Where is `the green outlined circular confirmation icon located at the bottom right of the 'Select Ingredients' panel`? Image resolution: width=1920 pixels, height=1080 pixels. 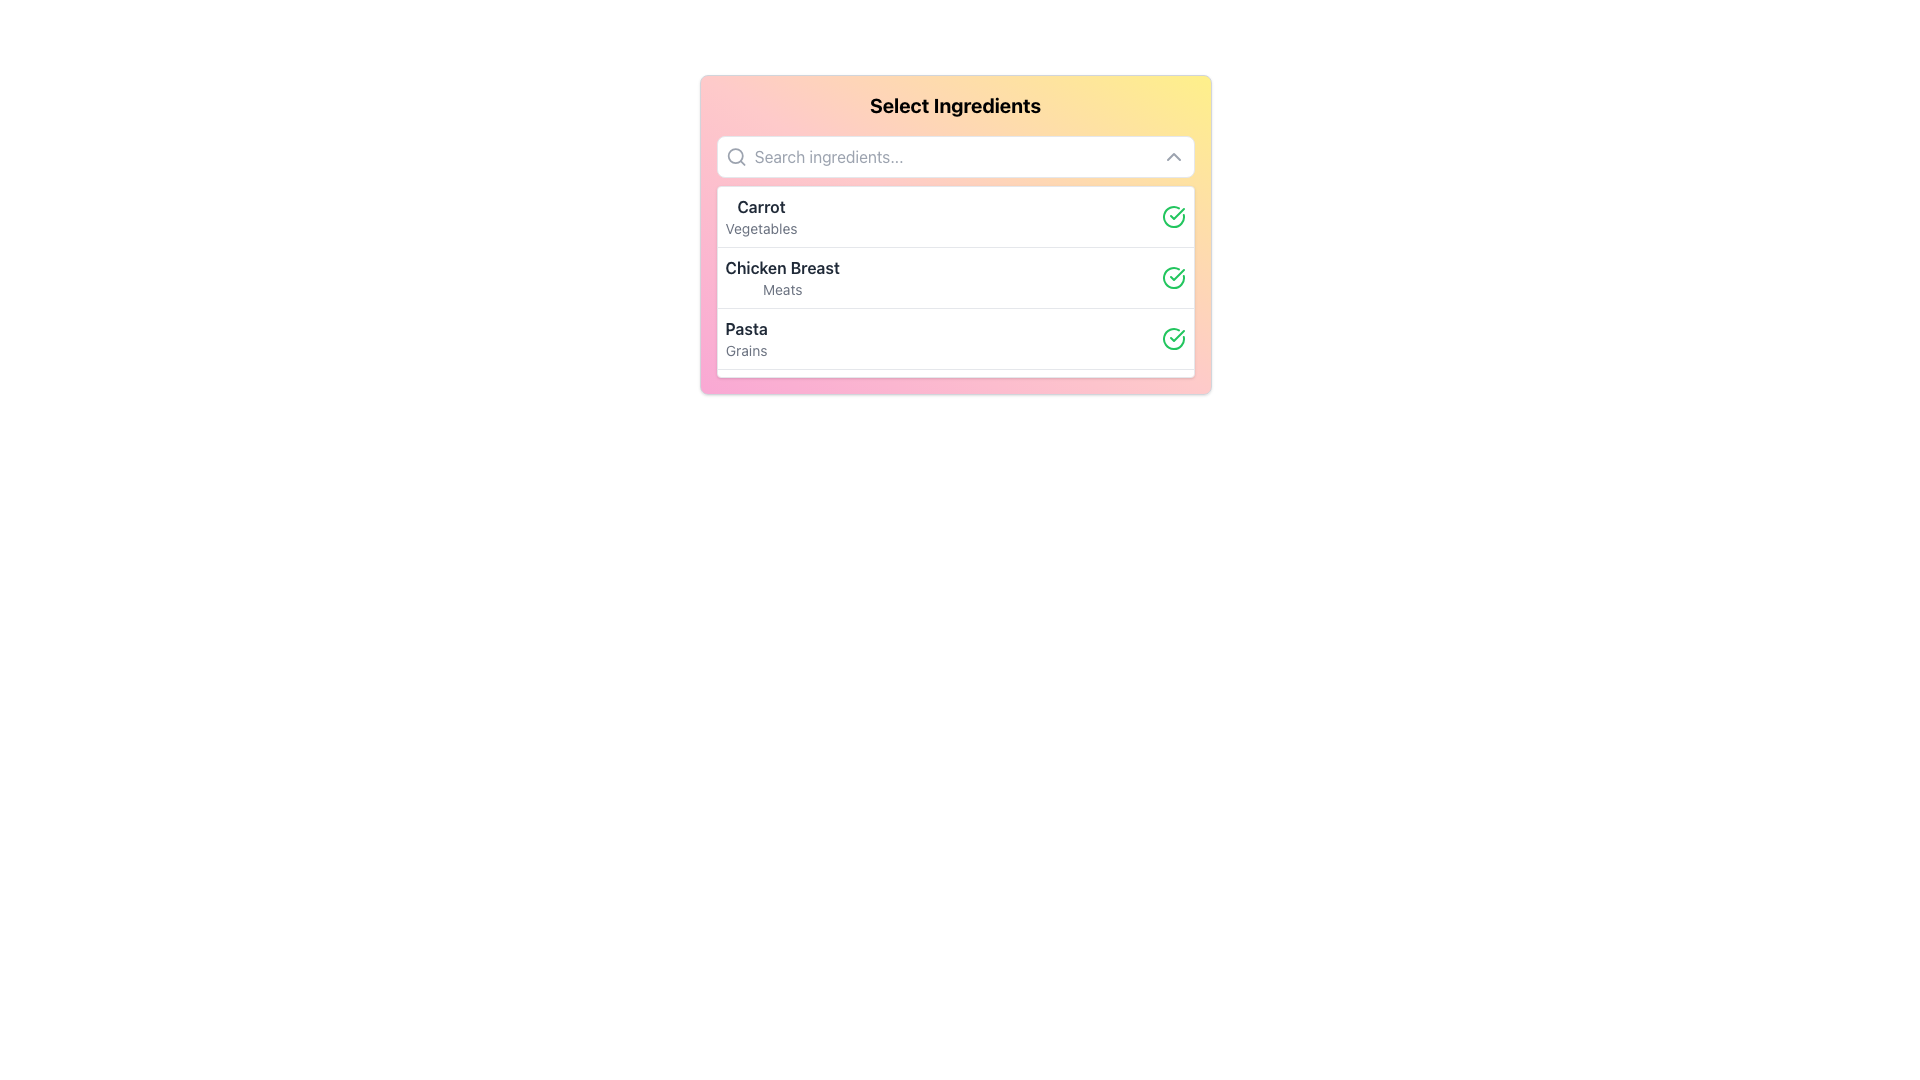 the green outlined circular confirmation icon located at the bottom right of the 'Select Ingredients' panel is located at coordinates (1173, 400).